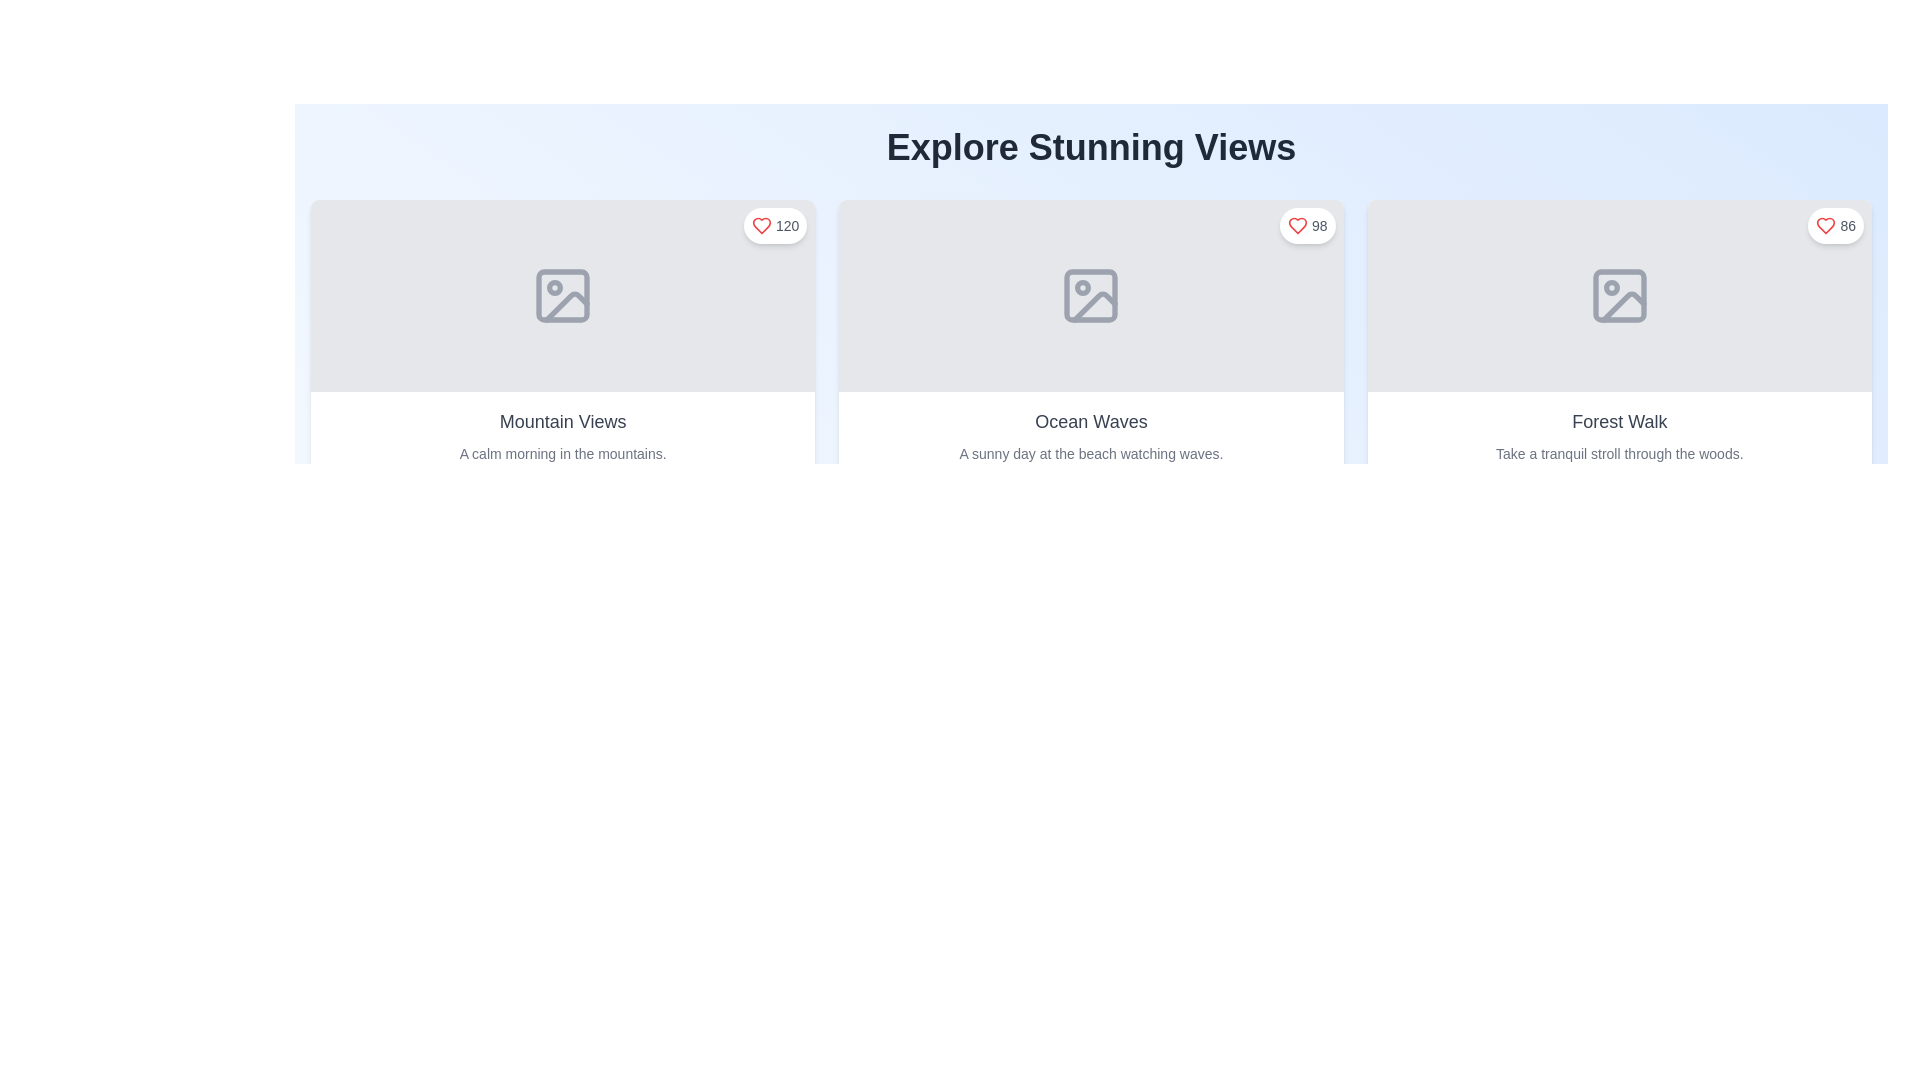 This screenshot has width=1920, height=1080. Describe the element at coordinates (562, 338) in the screenshot. I see `title and description of the Card component located at the top-left of the grid layout, which represents an item or entity with interaction options` at that location.